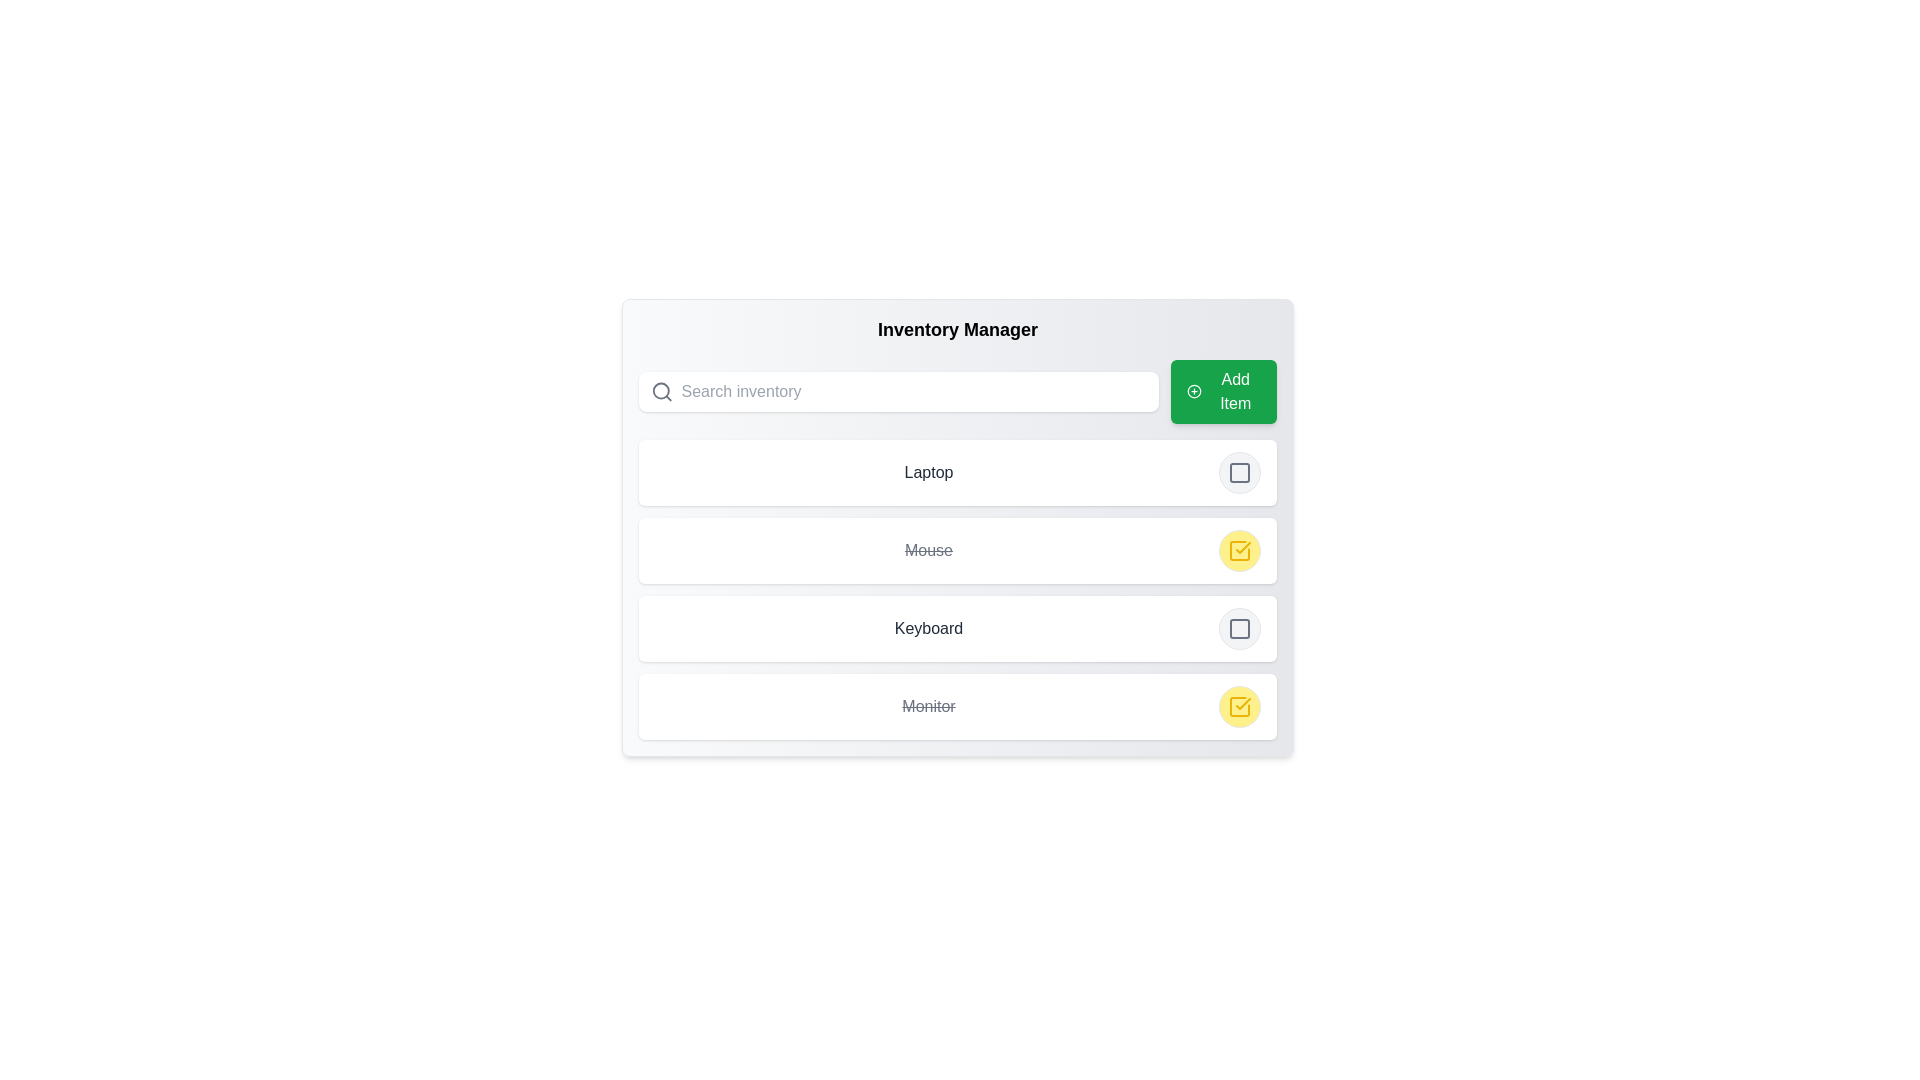 The image size is (1920, 1080). I want to click on the small gray search icon styled as a magnifying glass, located at the left end of the search bar preceding the placeholder text 'Search inventory', so click(662, 392).